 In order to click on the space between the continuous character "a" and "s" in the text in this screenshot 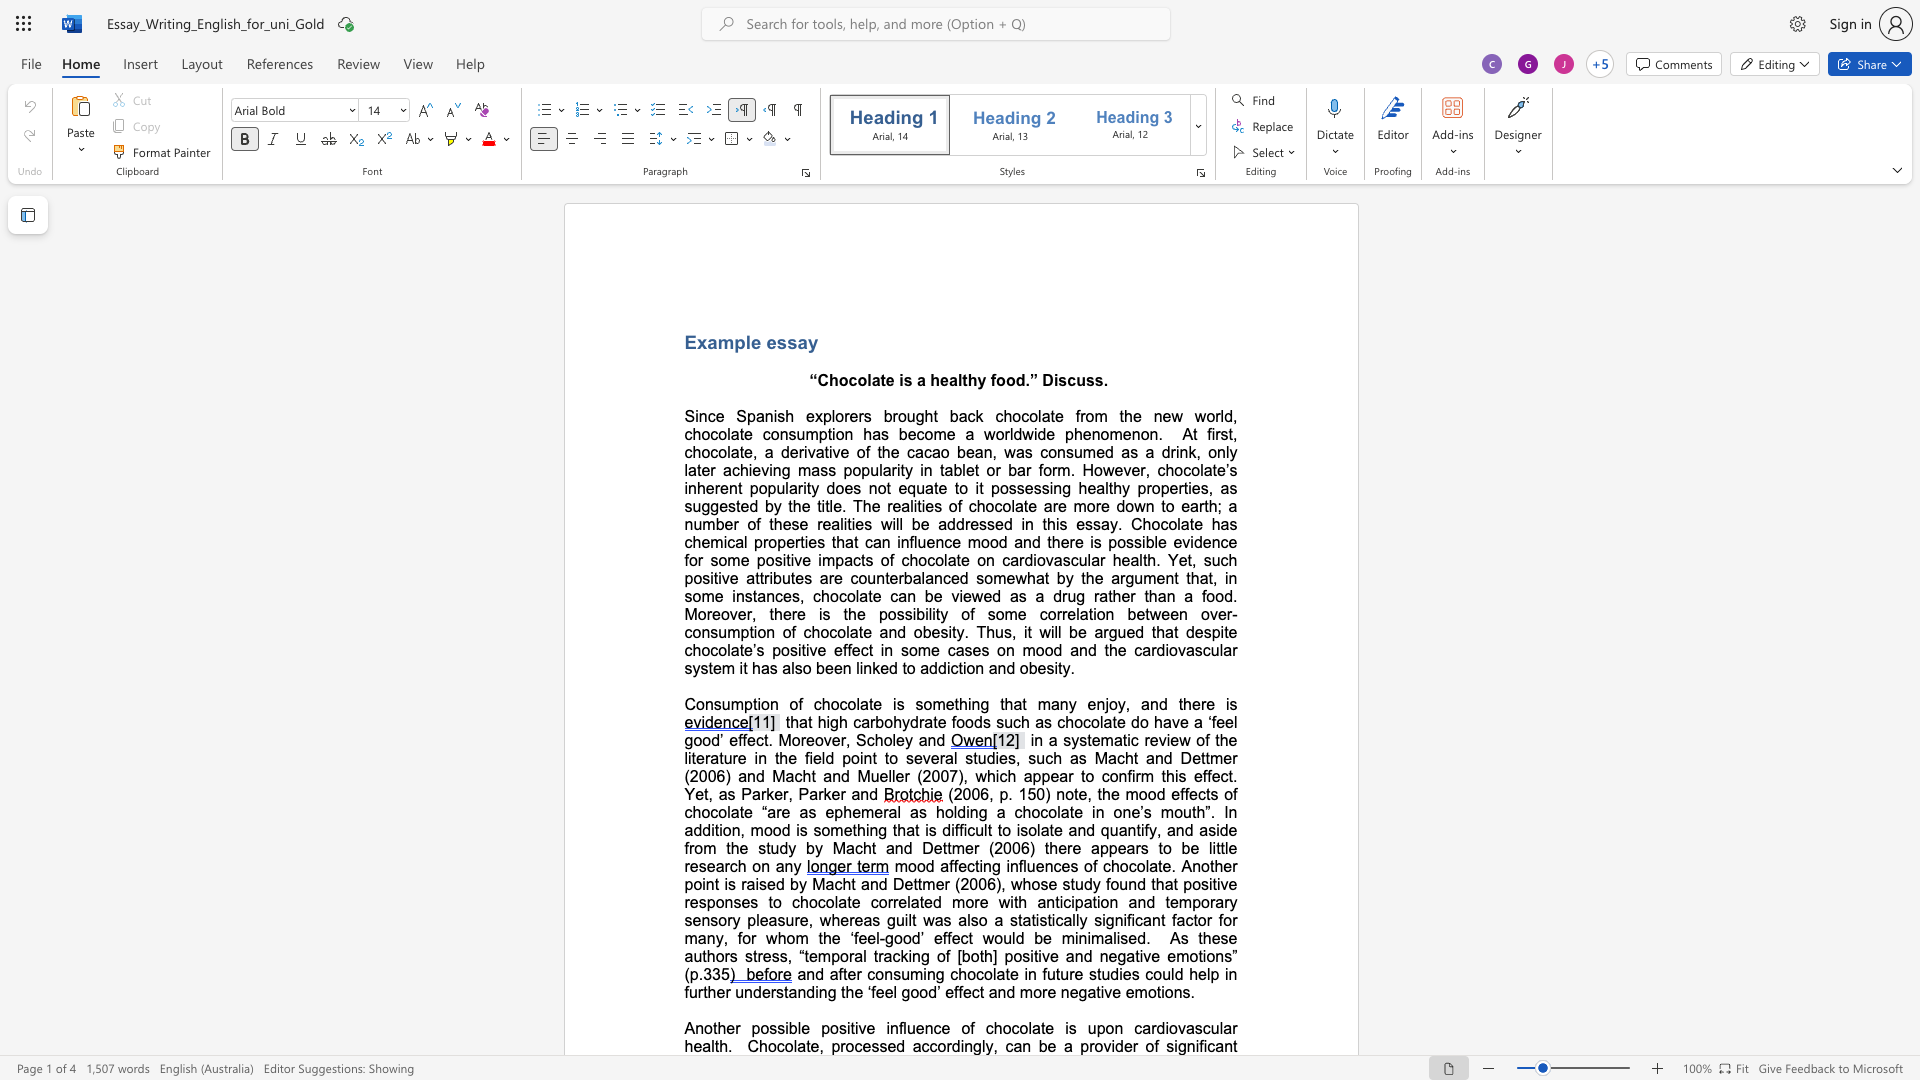, I will do `click(880, 433)`.